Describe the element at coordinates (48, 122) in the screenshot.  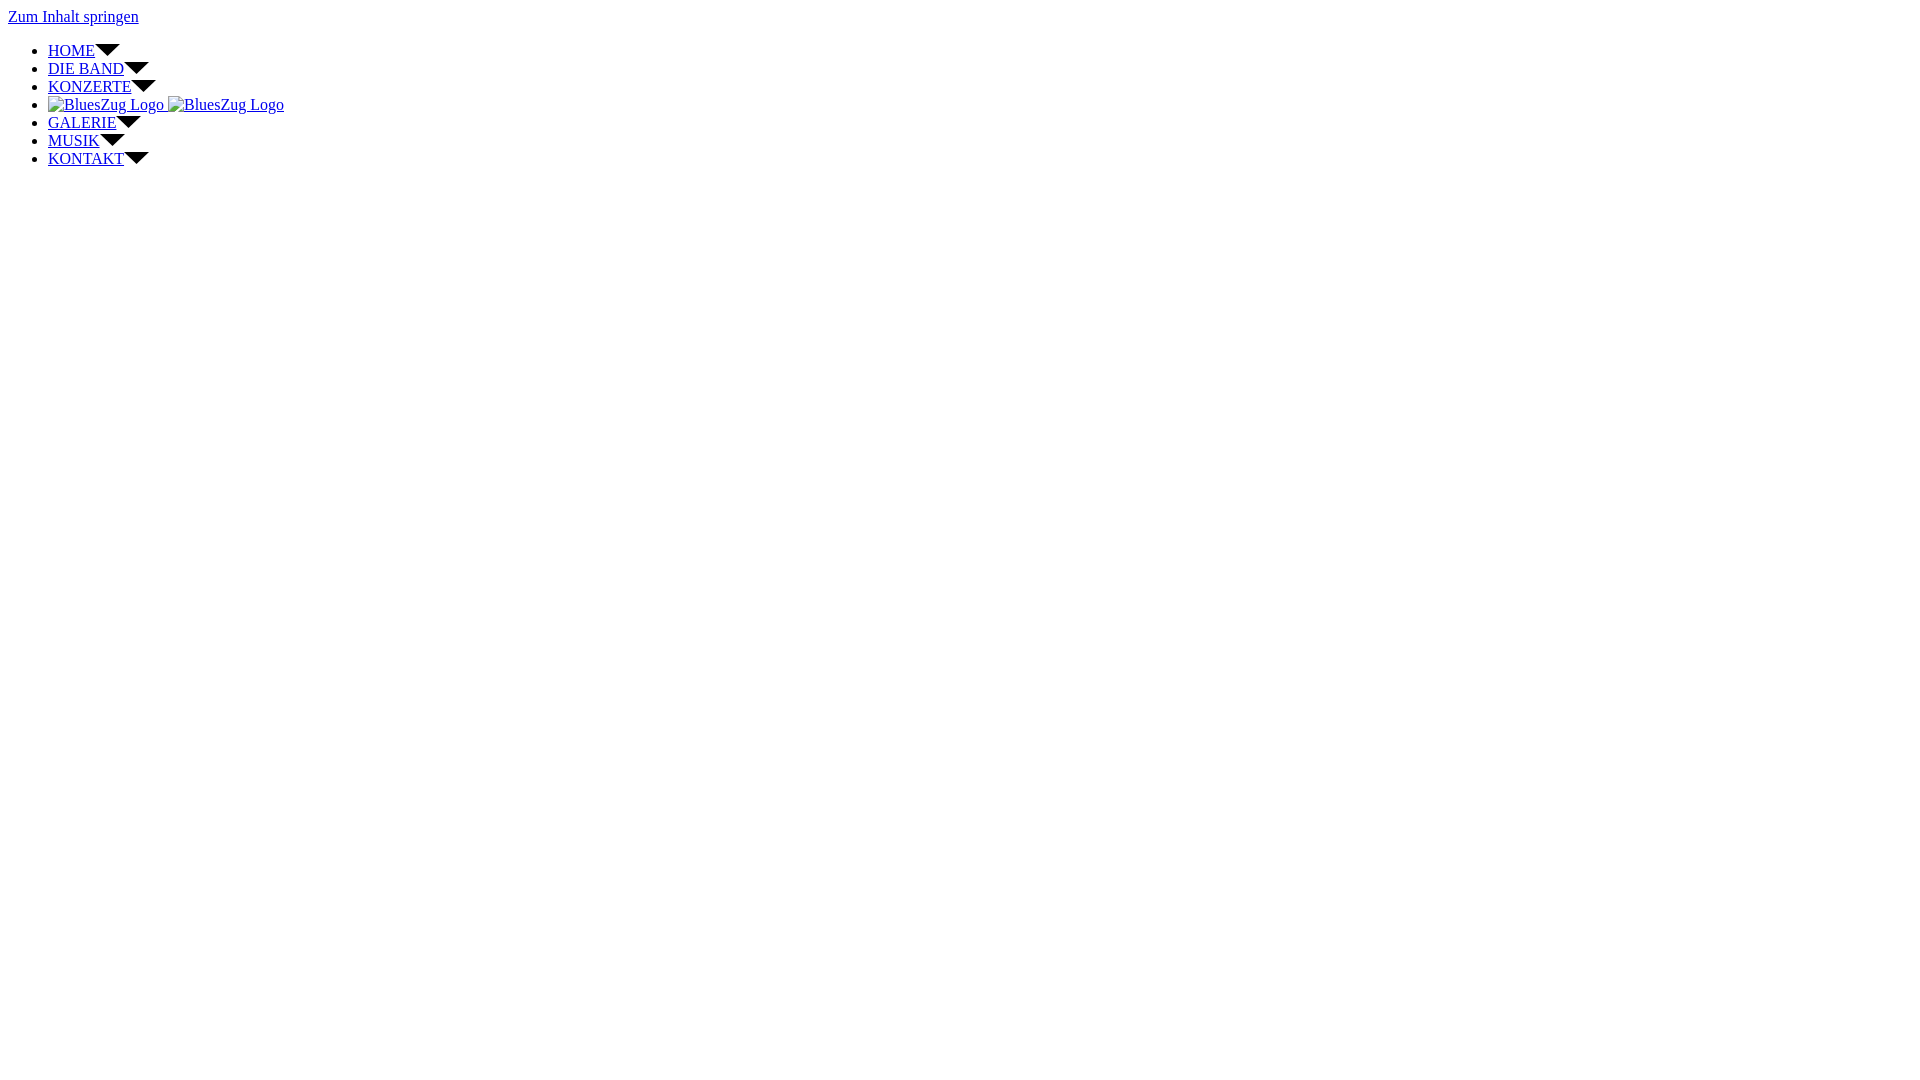
I see `'GALERIE'` at that location.